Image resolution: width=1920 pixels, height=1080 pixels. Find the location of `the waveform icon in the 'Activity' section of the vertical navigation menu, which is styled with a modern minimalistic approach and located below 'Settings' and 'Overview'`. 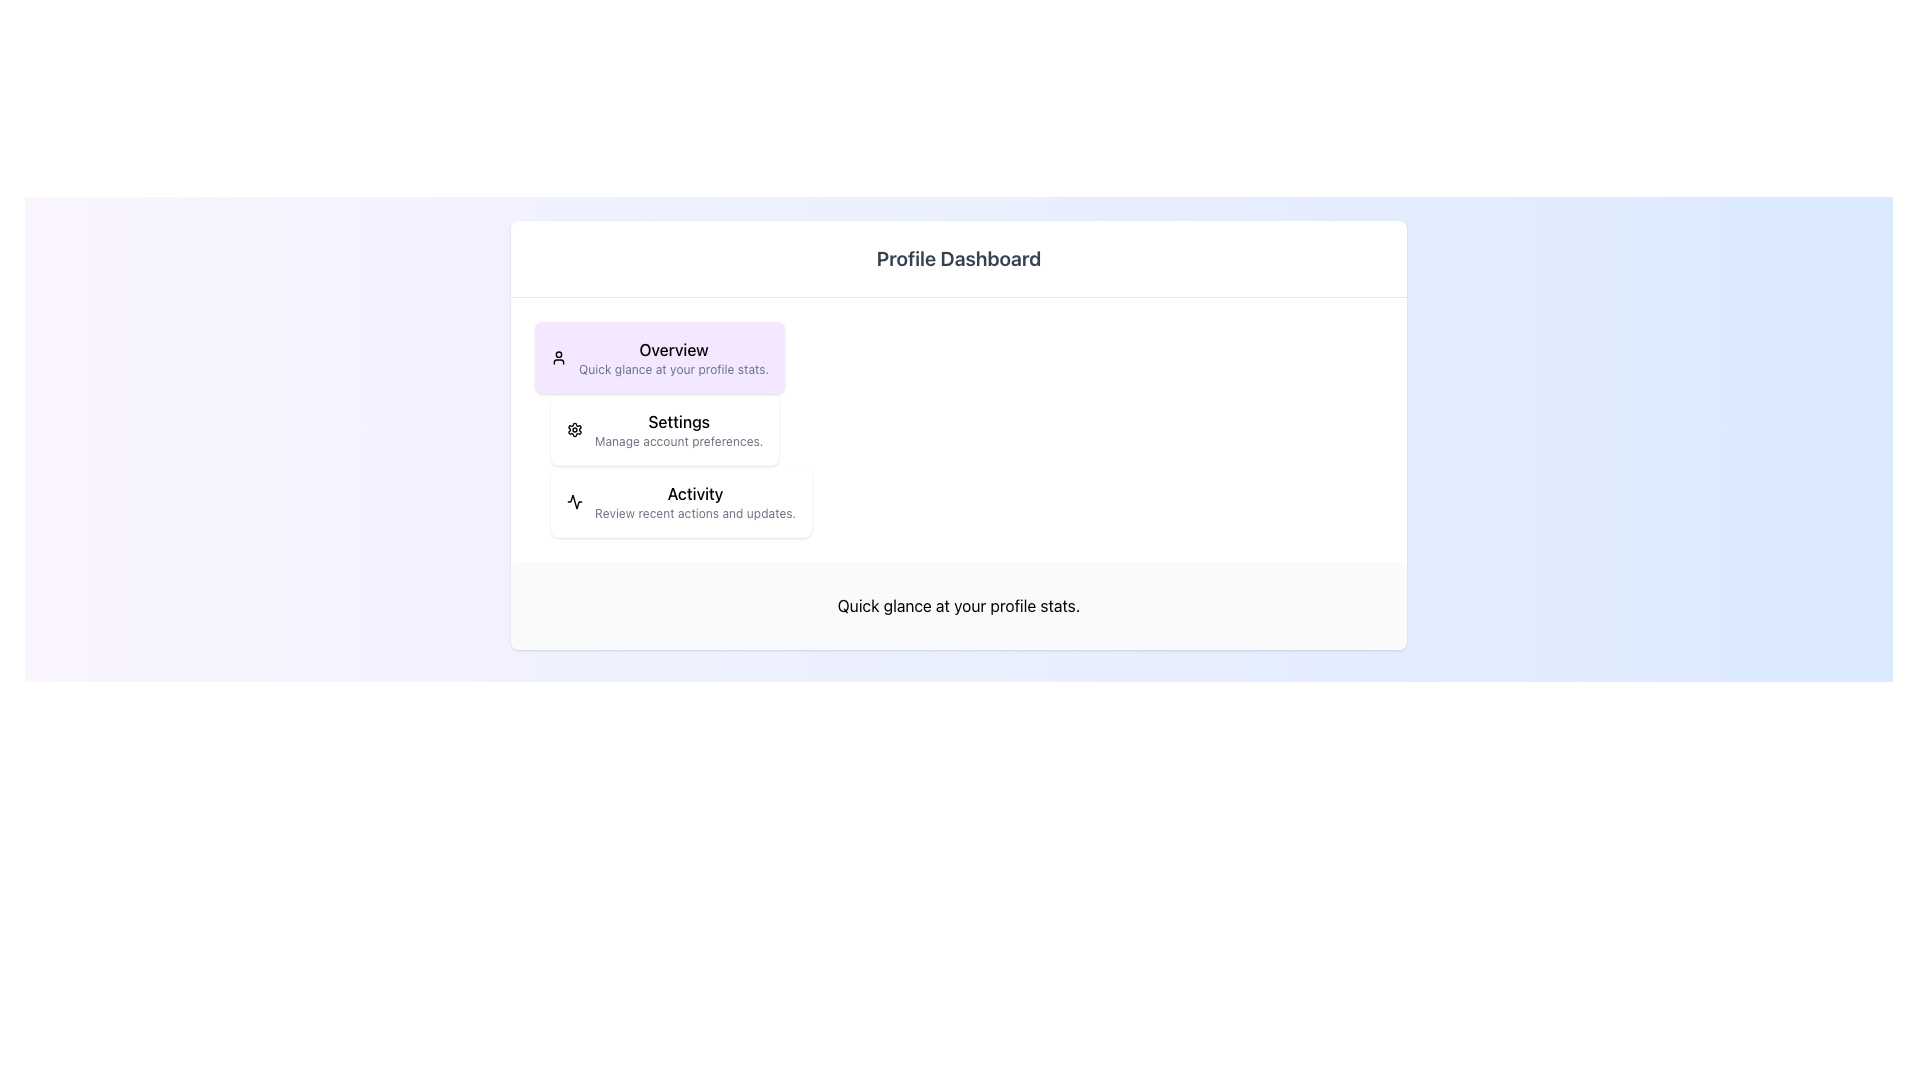

the waveform icon in the 'Activity' section of the vertical navigation menu, which is styled with a modern minimalistic approach and located below 'Settings' and 'Overview' is located at coordinates (574, 500).